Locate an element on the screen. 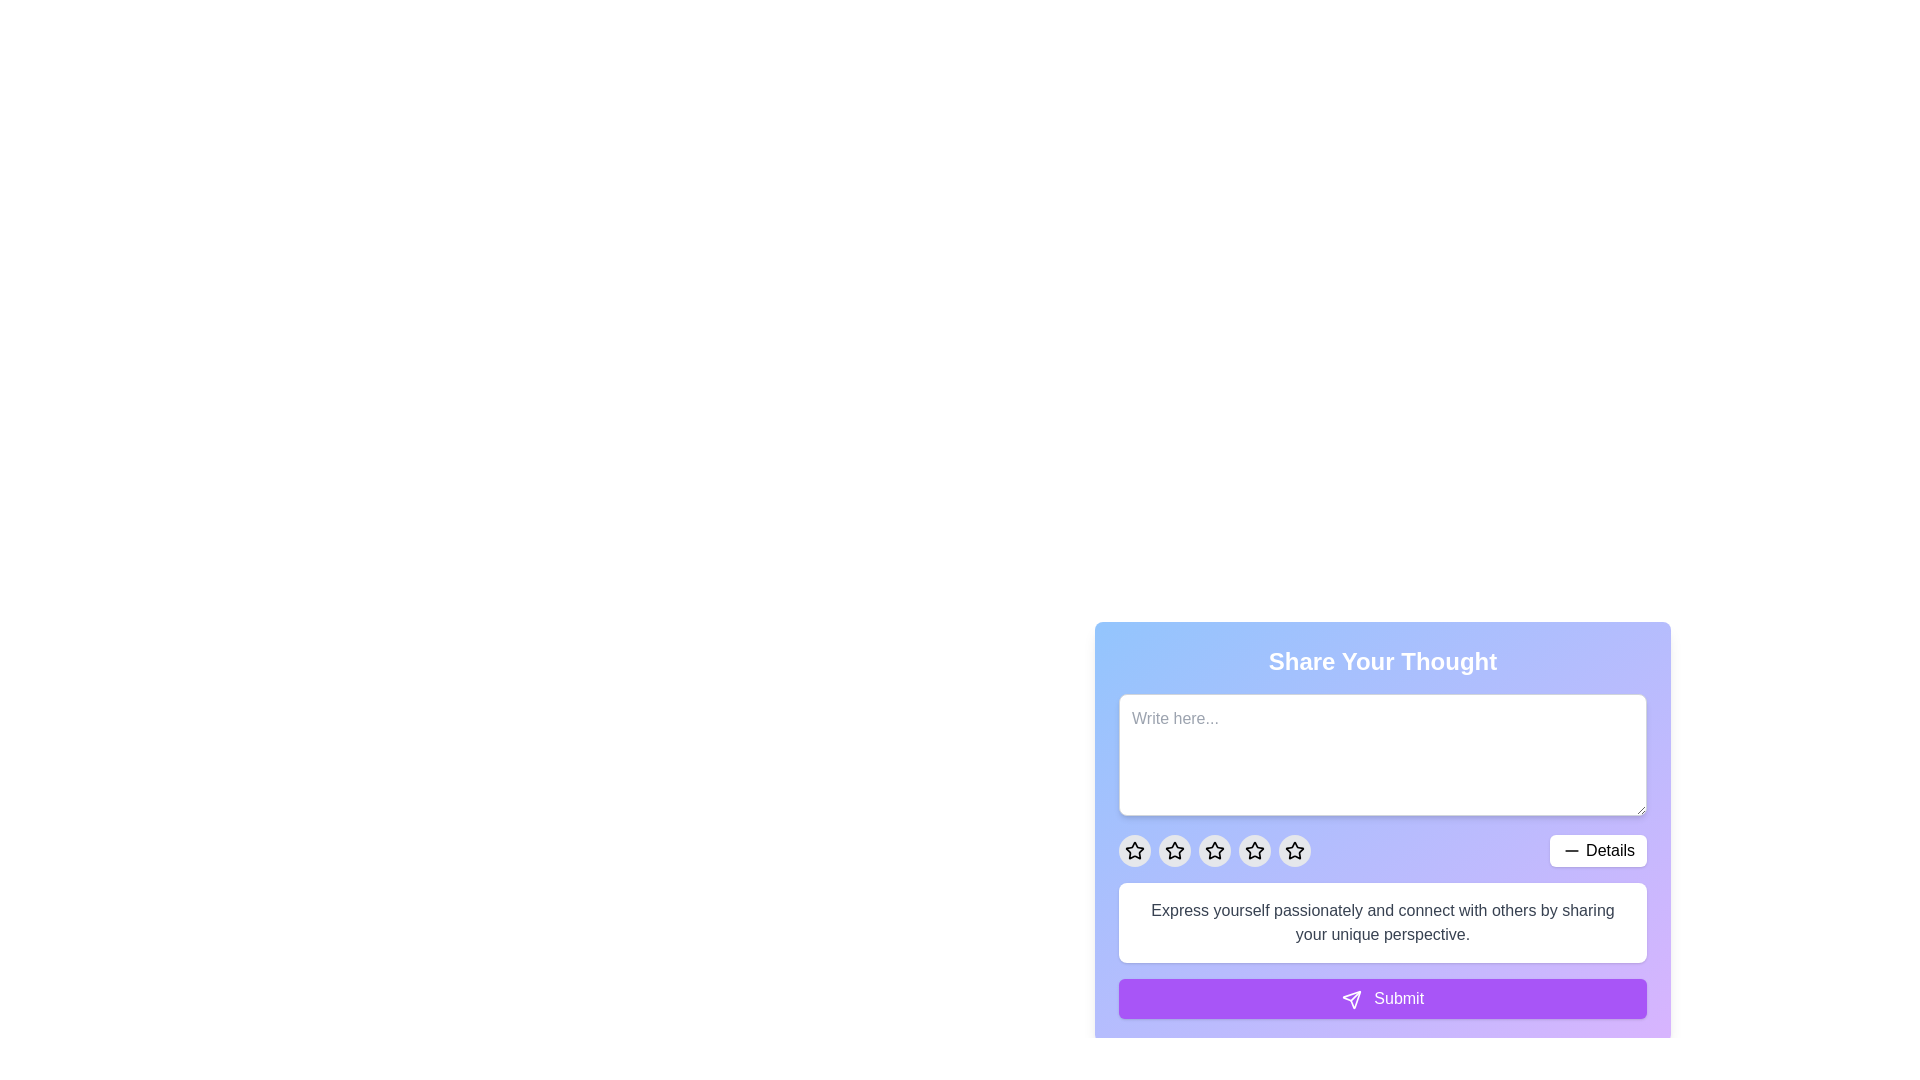 This screenshot has height=1080, width=1920. the circular button with a gray background and a star icon, which is the first of five horizontally arranged buttons located below the 'Write here...' text input field is located at coordinates (1134, 851).